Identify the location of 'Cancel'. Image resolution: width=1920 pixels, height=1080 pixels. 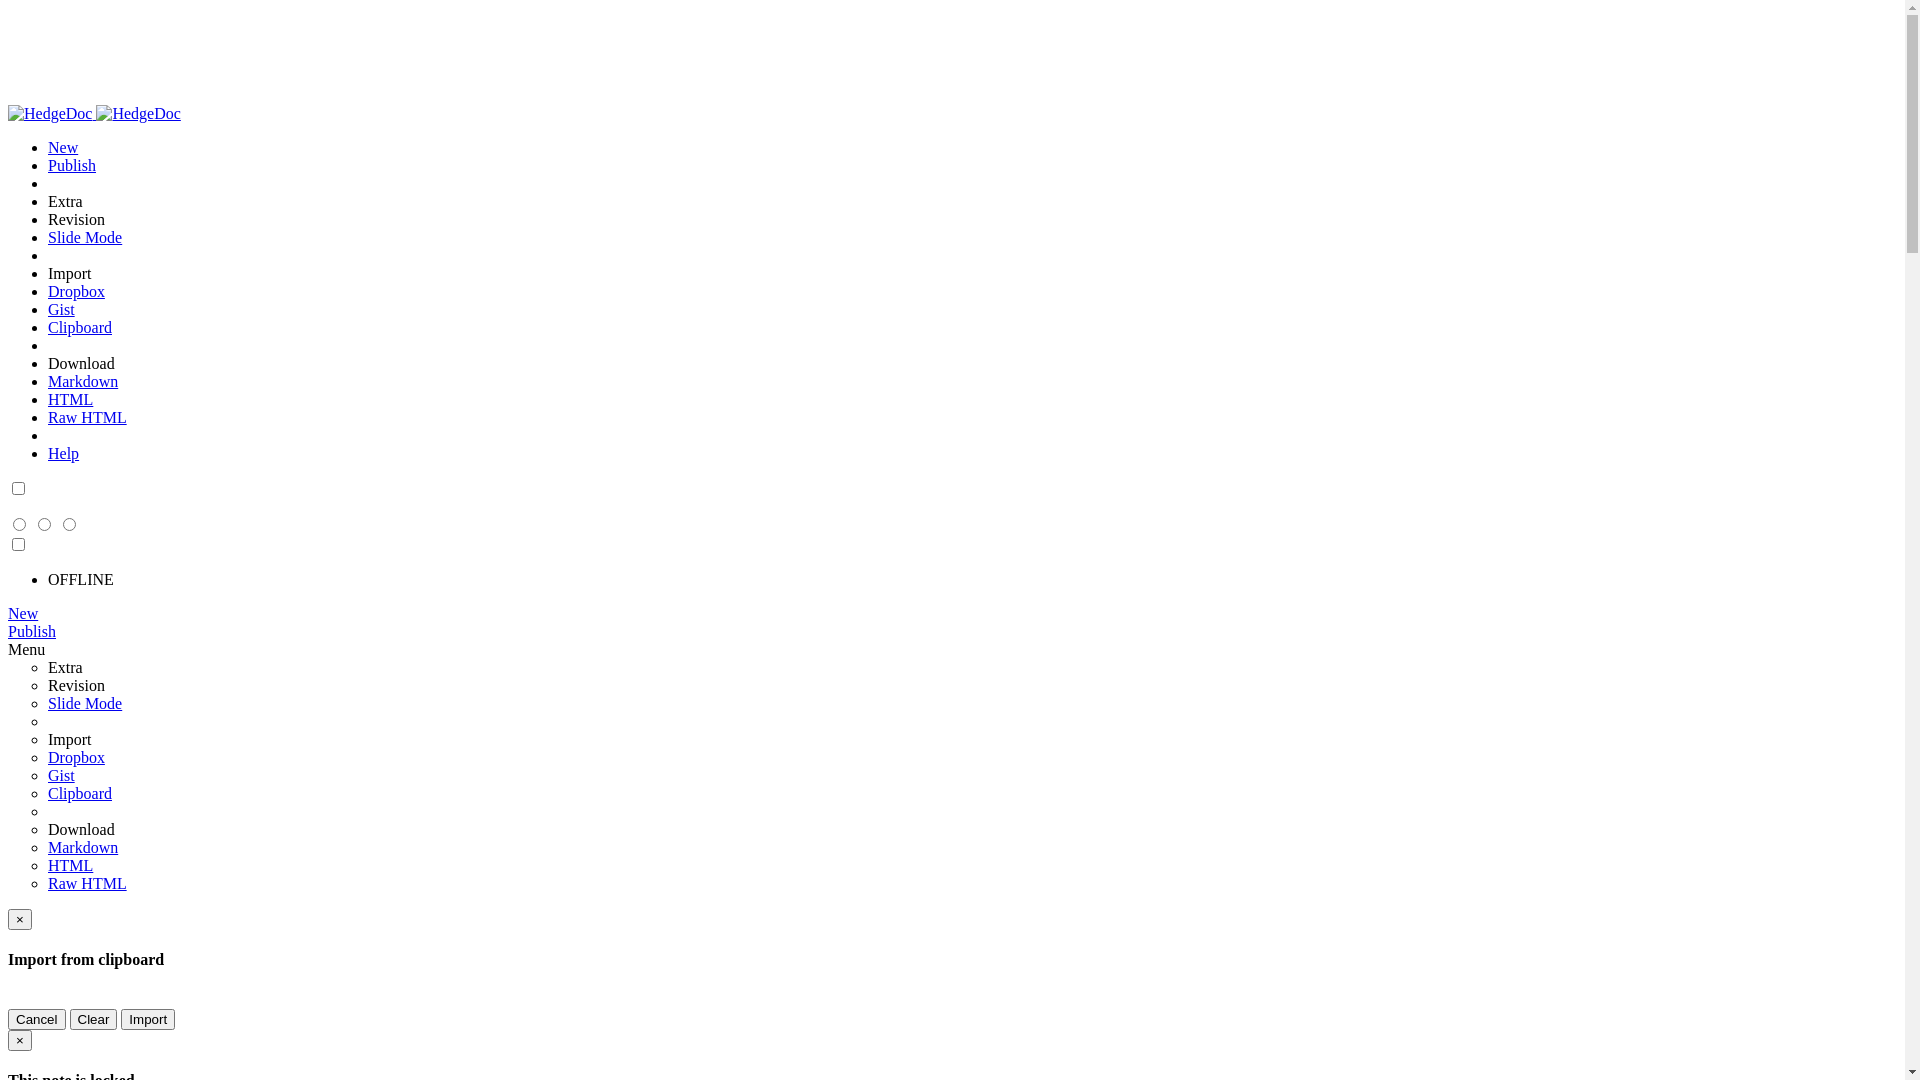
(37, 1019).